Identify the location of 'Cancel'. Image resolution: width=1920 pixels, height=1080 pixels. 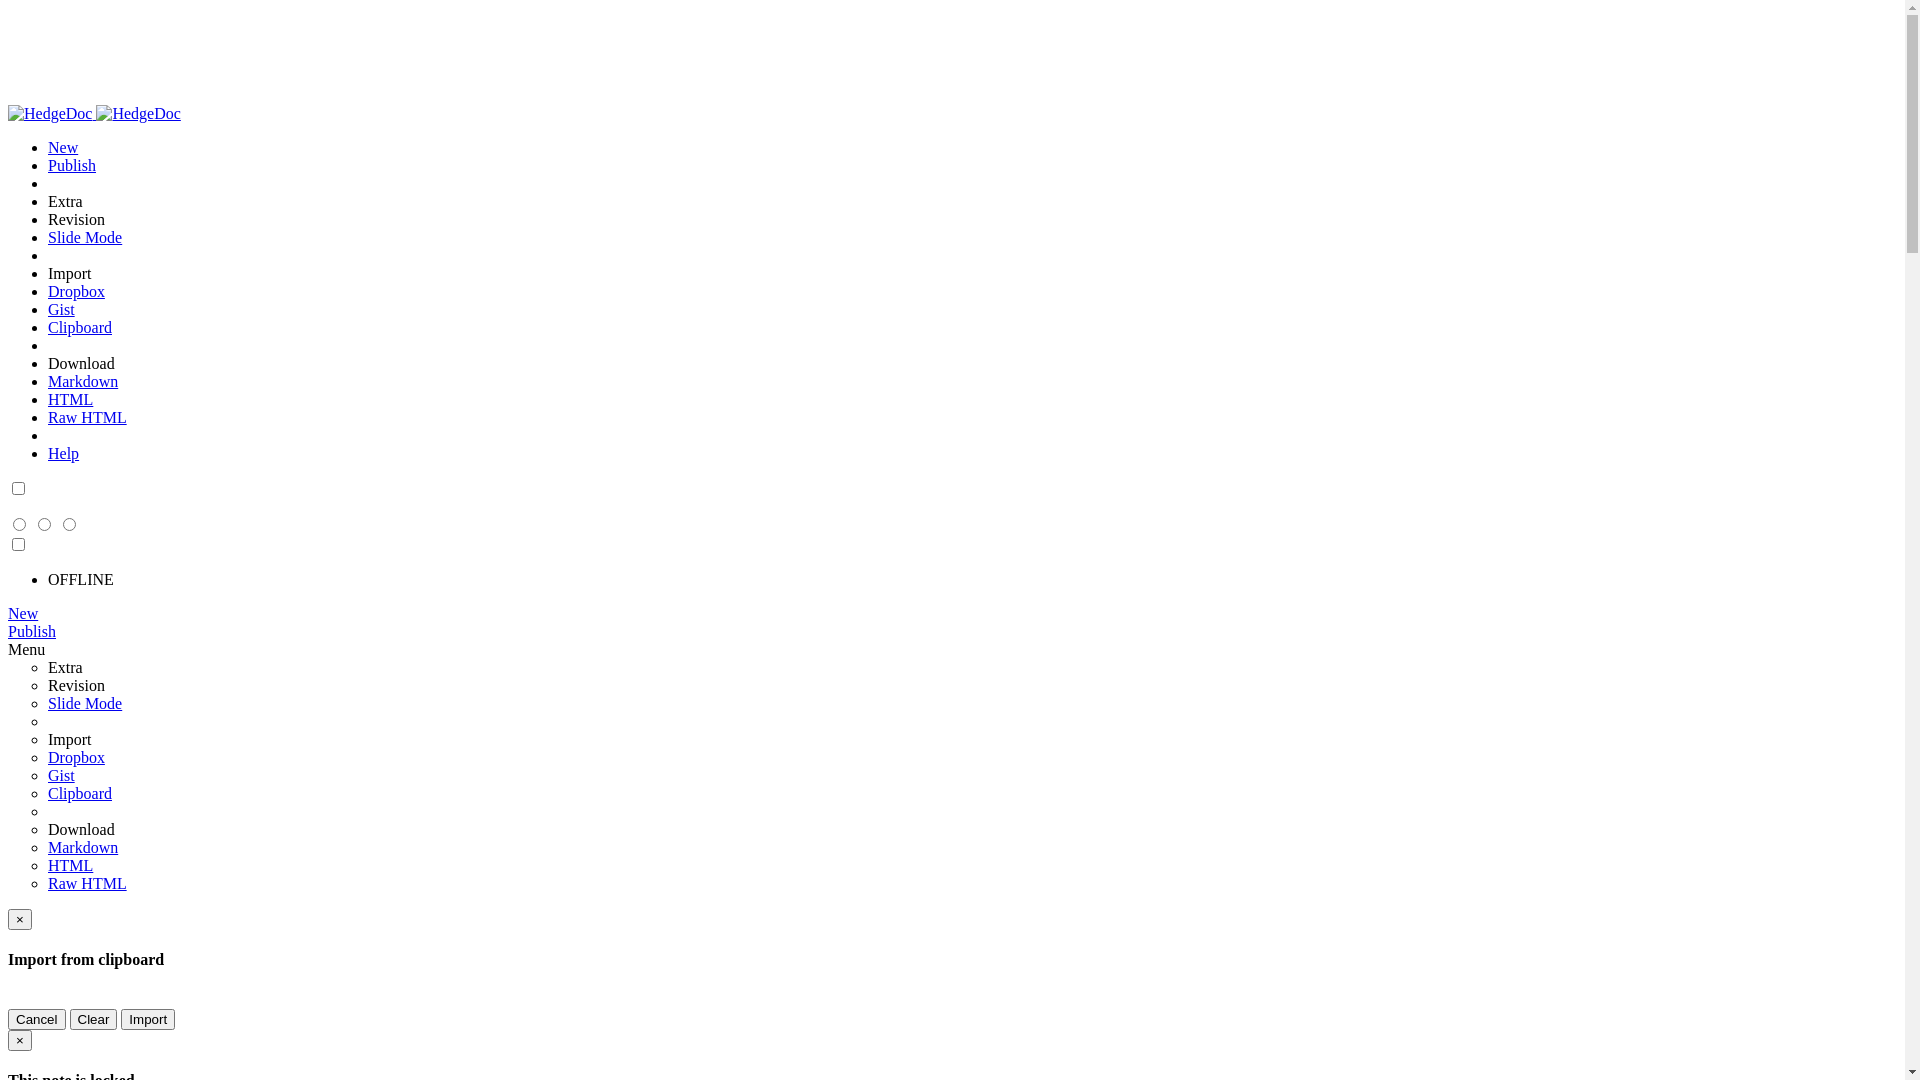
(37, 1019).